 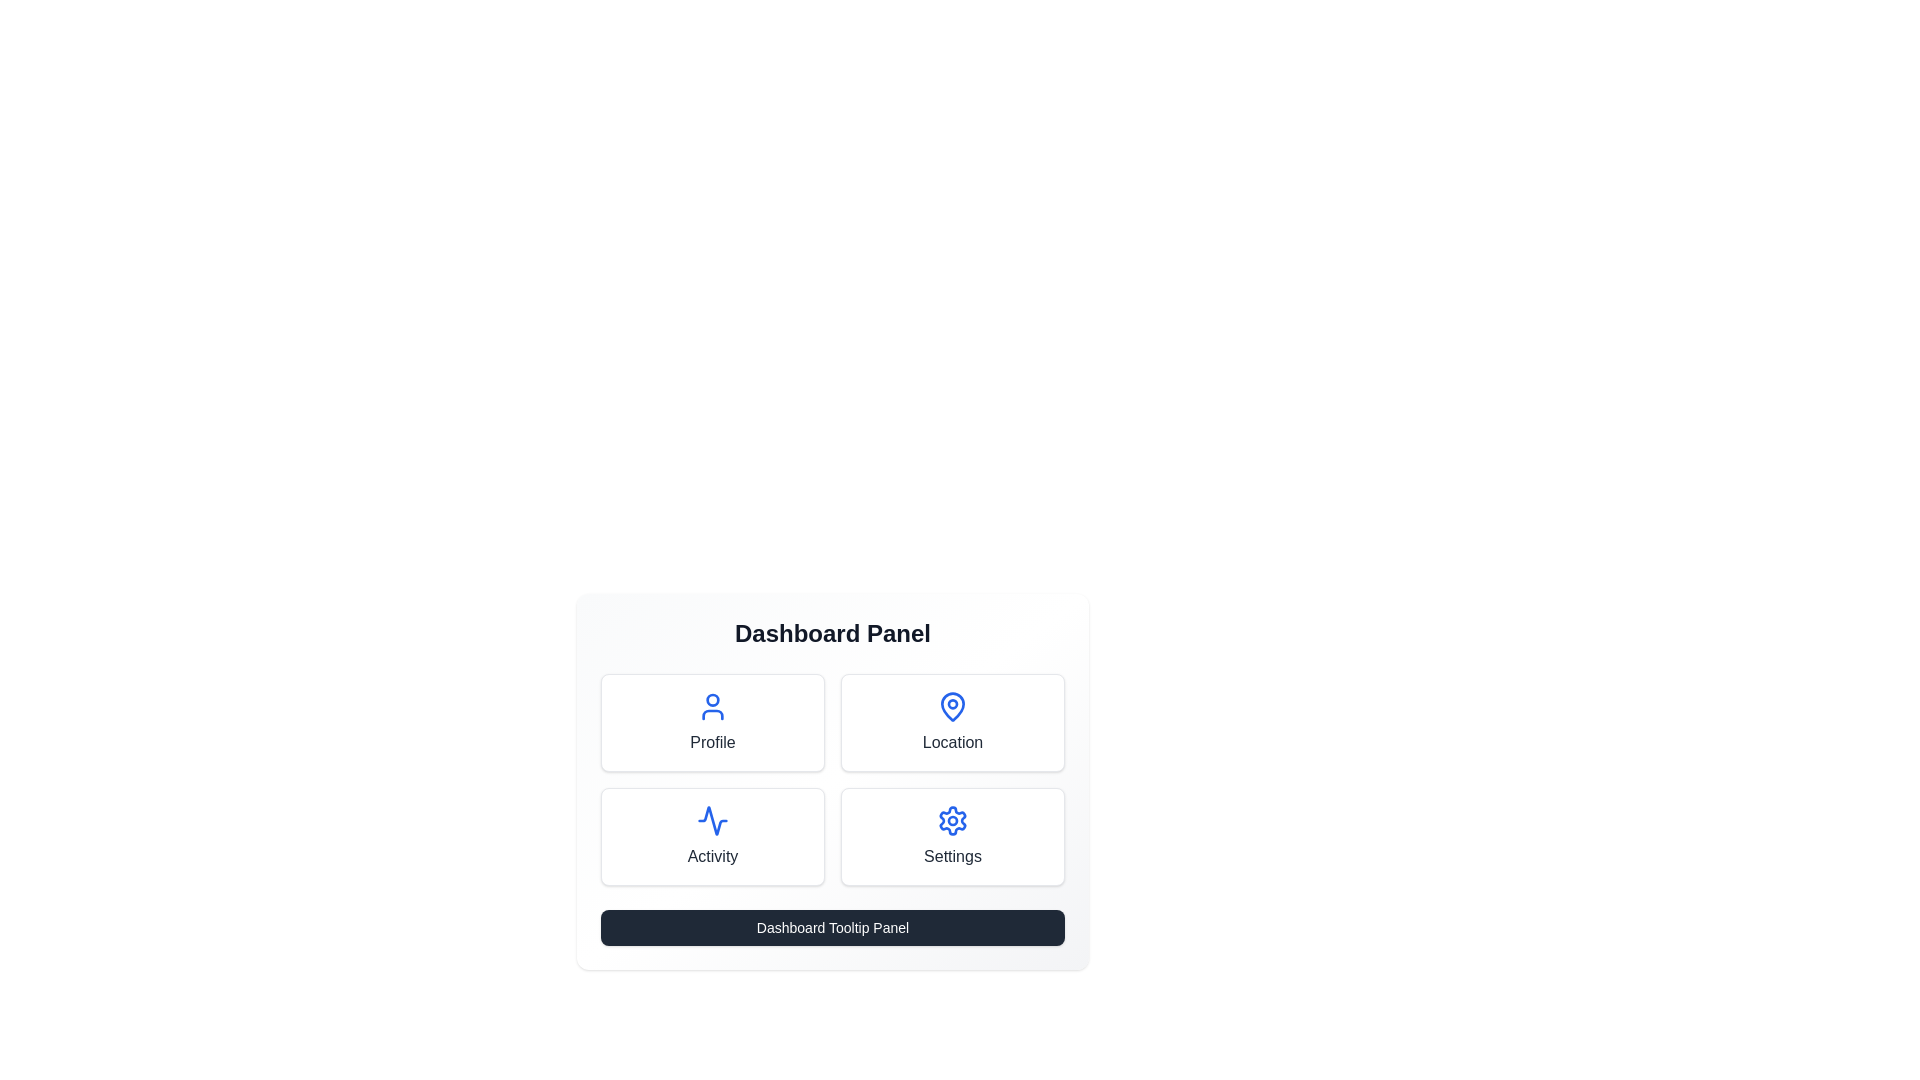 What do you see at coordinates (712, 743) in the screenshot?
I see `the static text label for the 'Profile' section, which is located below the user icon in the upper-left position of a 2x2 grid within the dashboard panel` at bounding box center [712, 743].